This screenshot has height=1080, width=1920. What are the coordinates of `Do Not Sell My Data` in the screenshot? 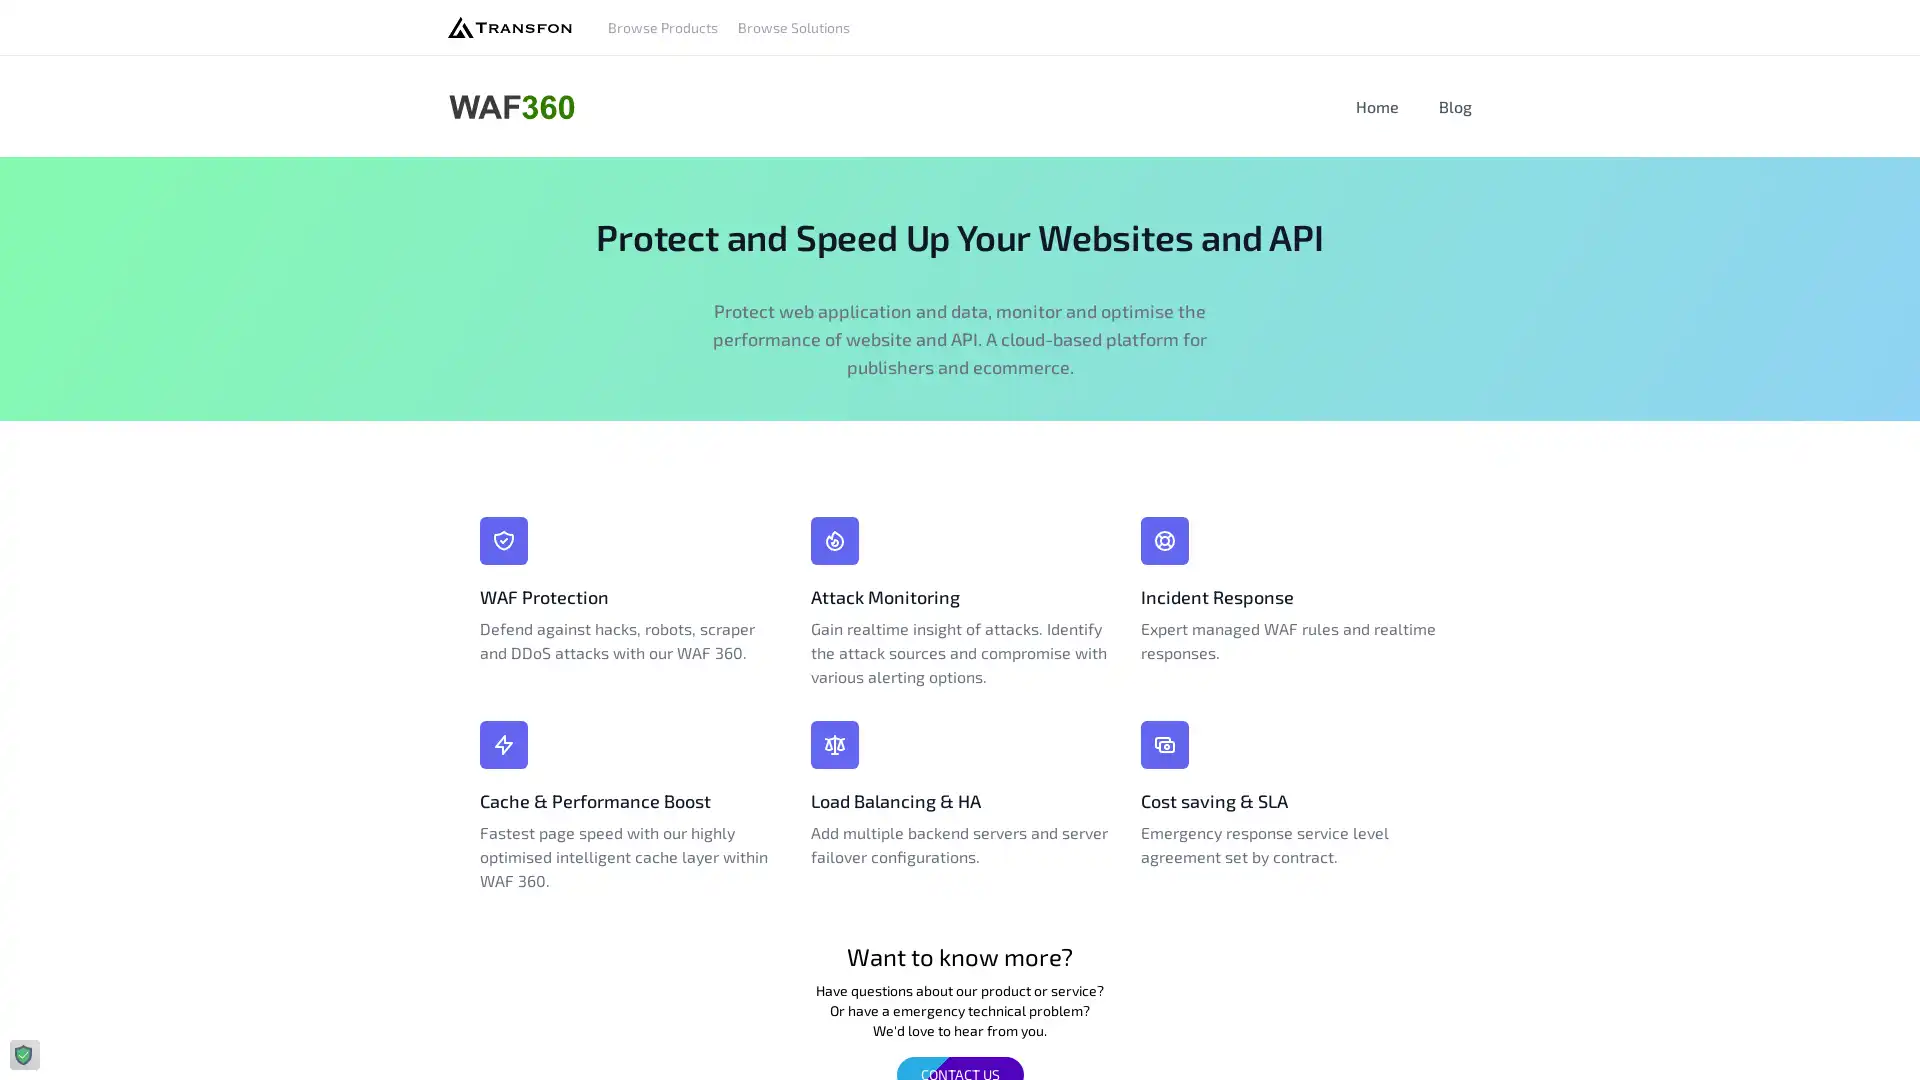 It's located at (120, 1044).